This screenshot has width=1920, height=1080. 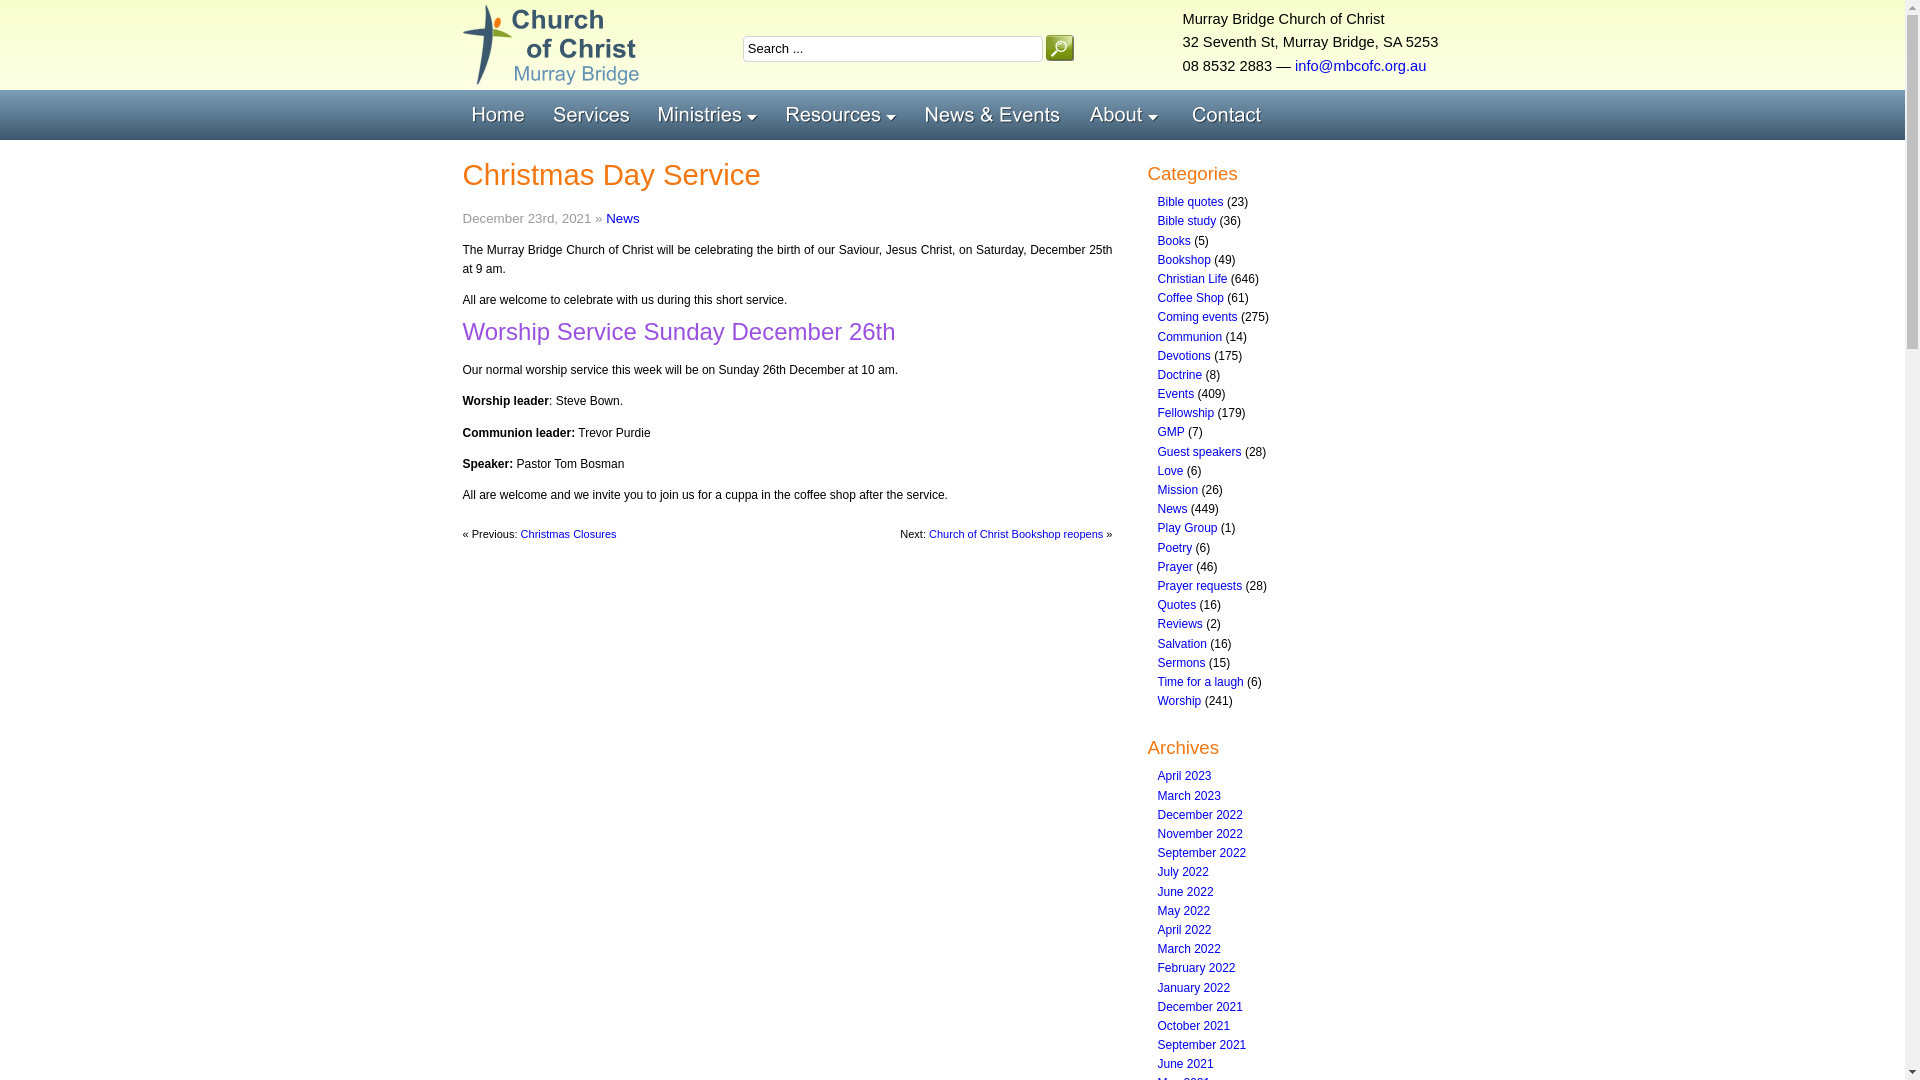 What do you see at coordinates (1200, 585) in the screenshot?
I see `'Prayer requests'` at bounding box center [1200, 585].